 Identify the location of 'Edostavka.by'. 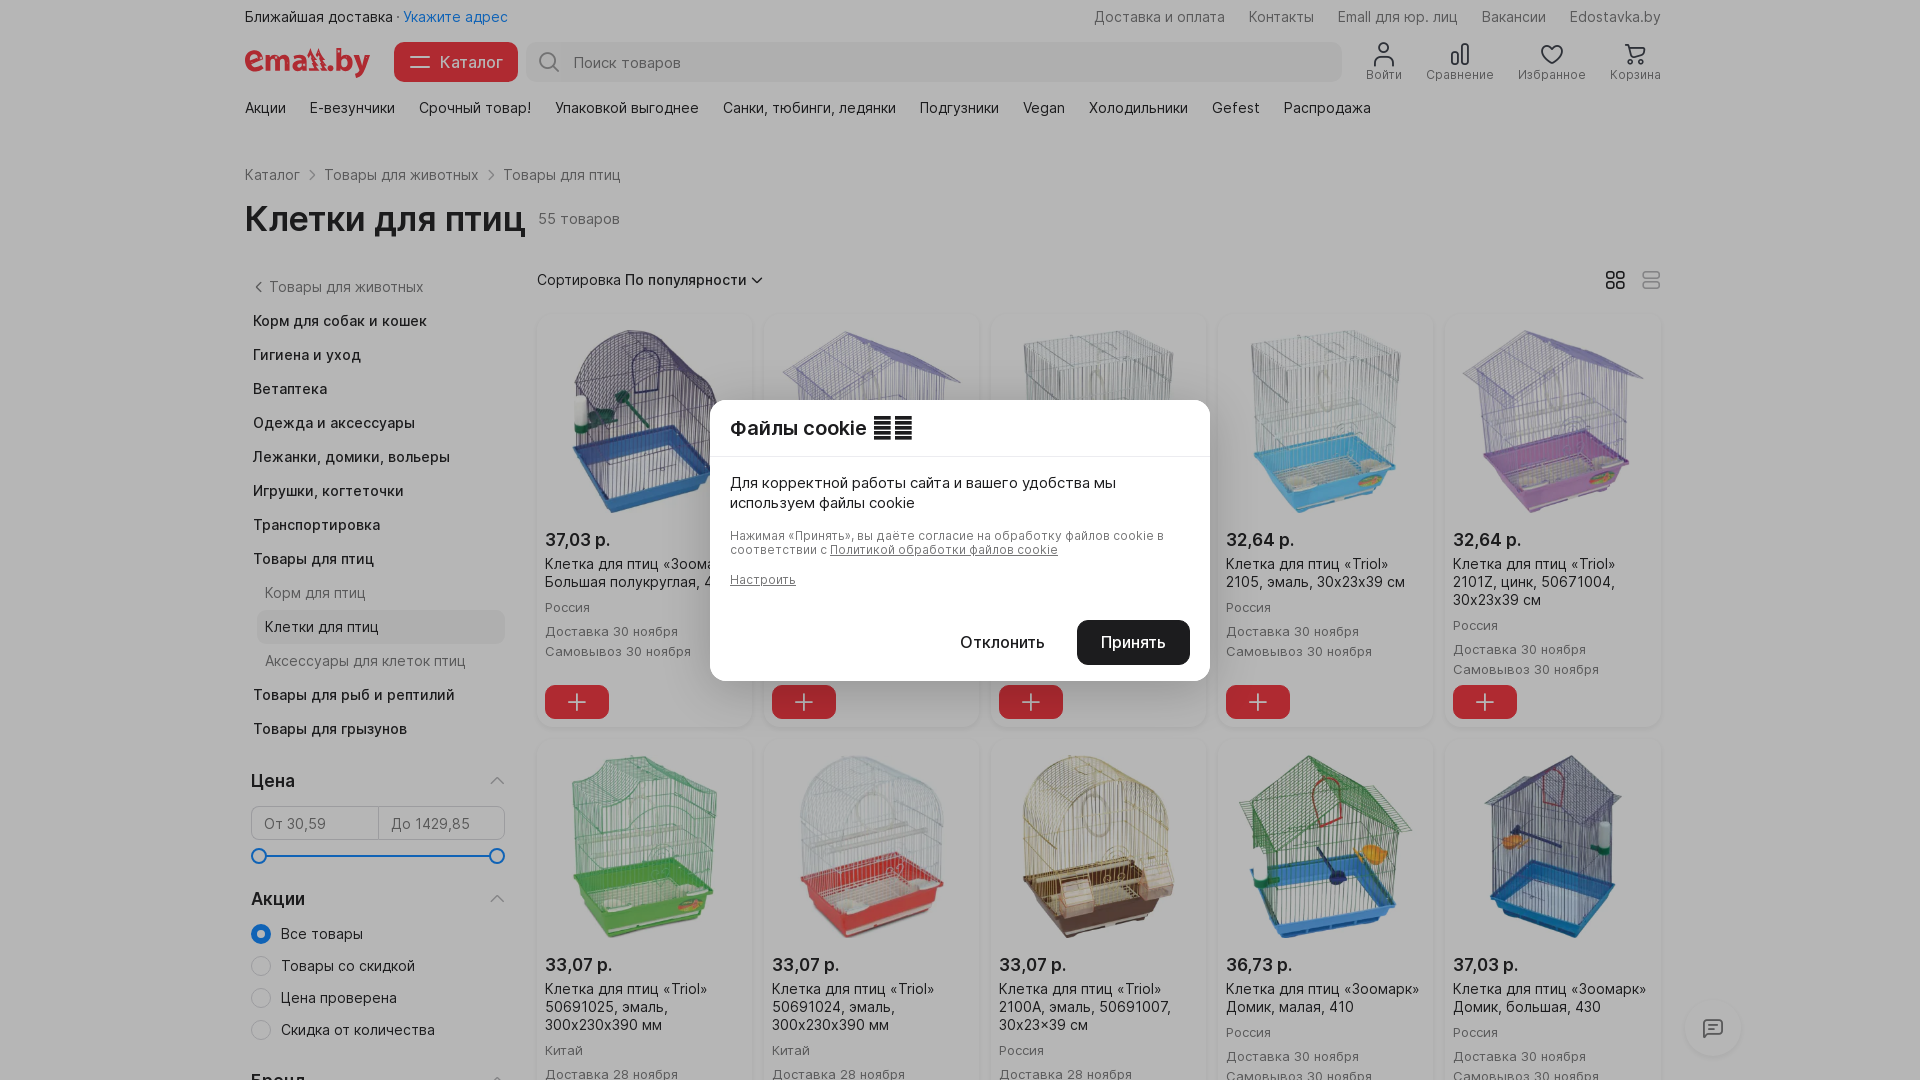
(1615, 16).